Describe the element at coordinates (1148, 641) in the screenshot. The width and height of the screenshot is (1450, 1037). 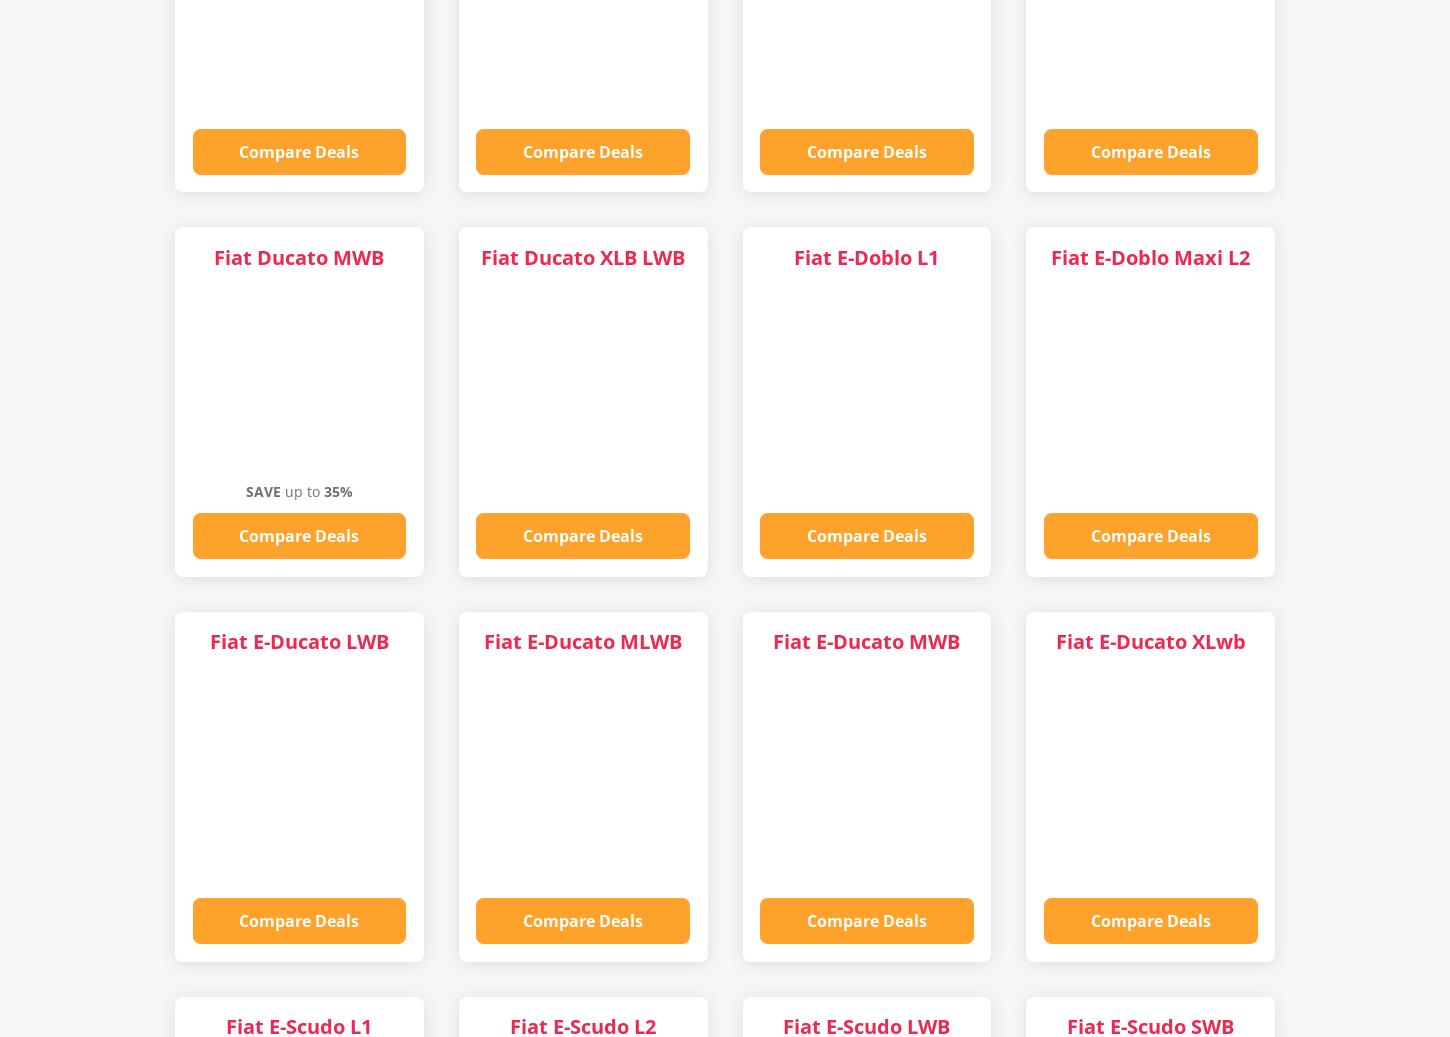
I see `'Fiat E-Ducato XLwb'` at that location.